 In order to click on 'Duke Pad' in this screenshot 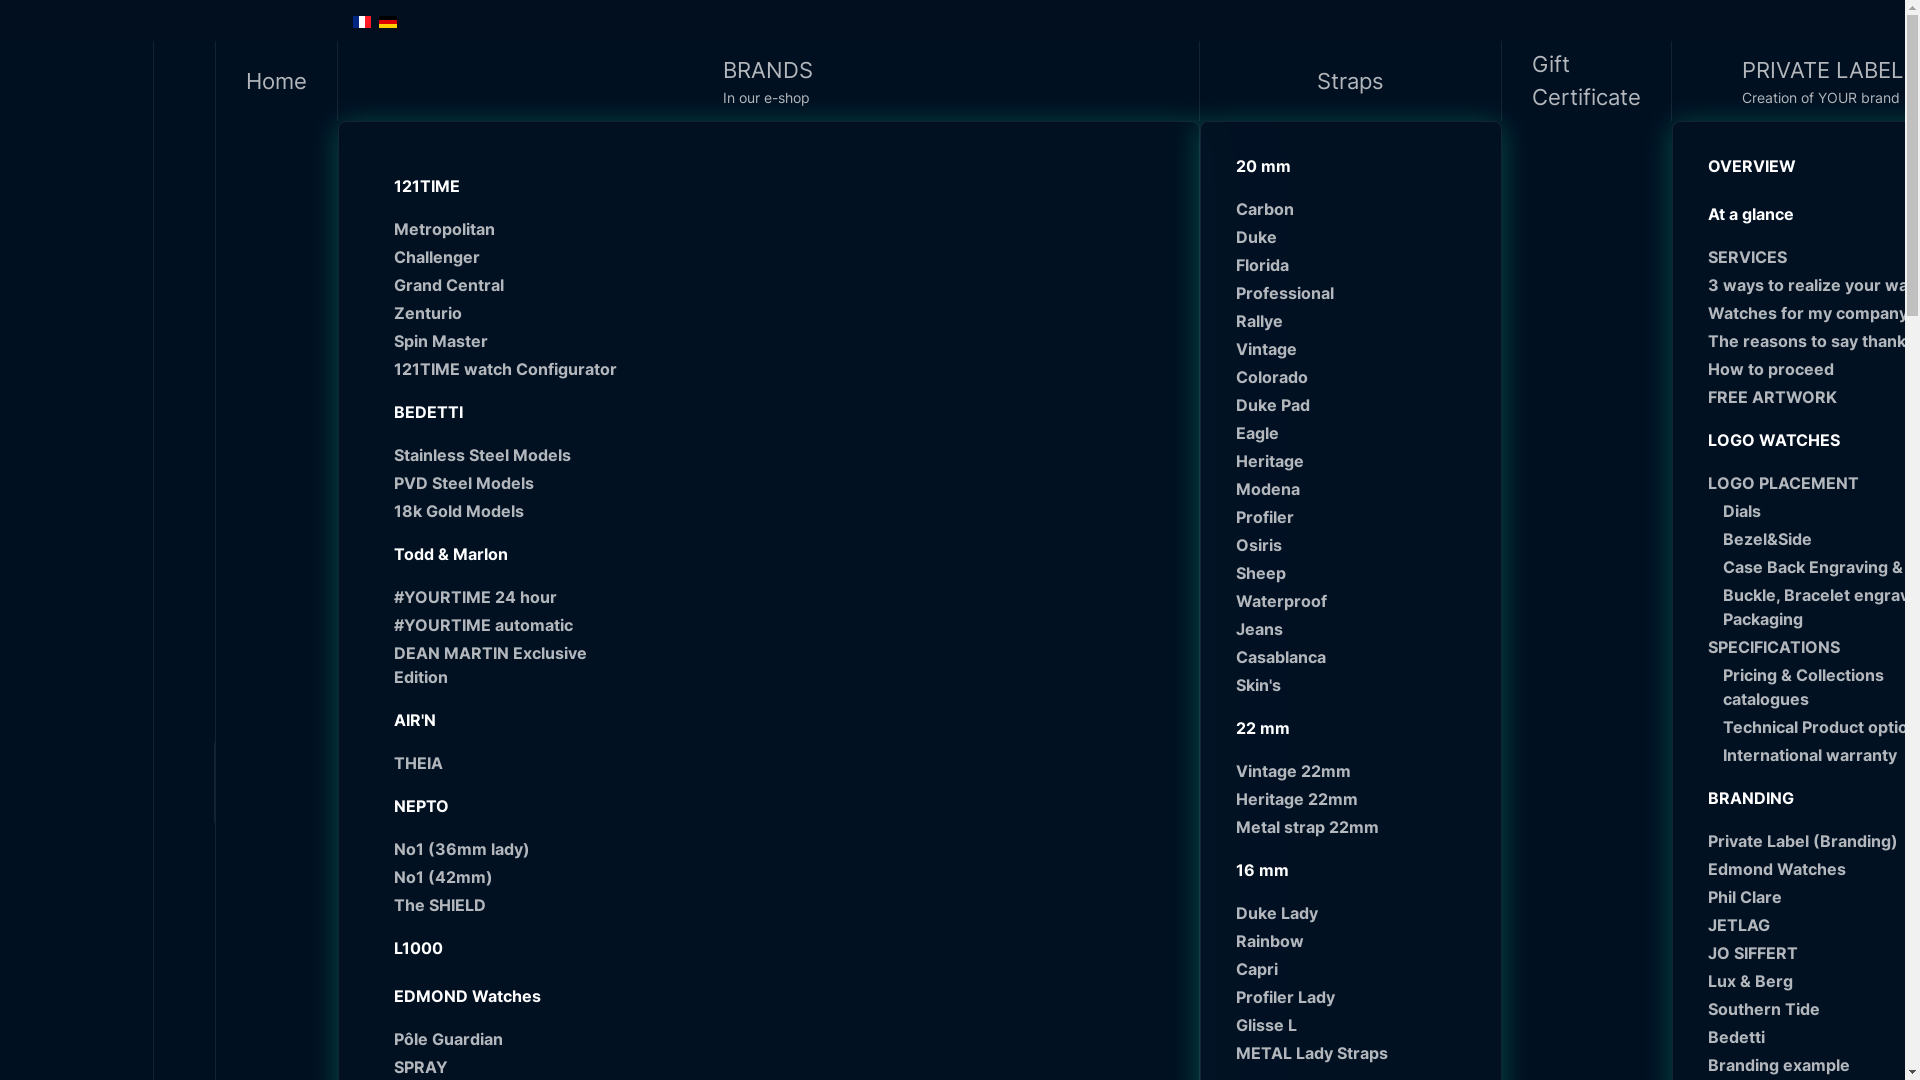, I will do `click(1358, 405)`.